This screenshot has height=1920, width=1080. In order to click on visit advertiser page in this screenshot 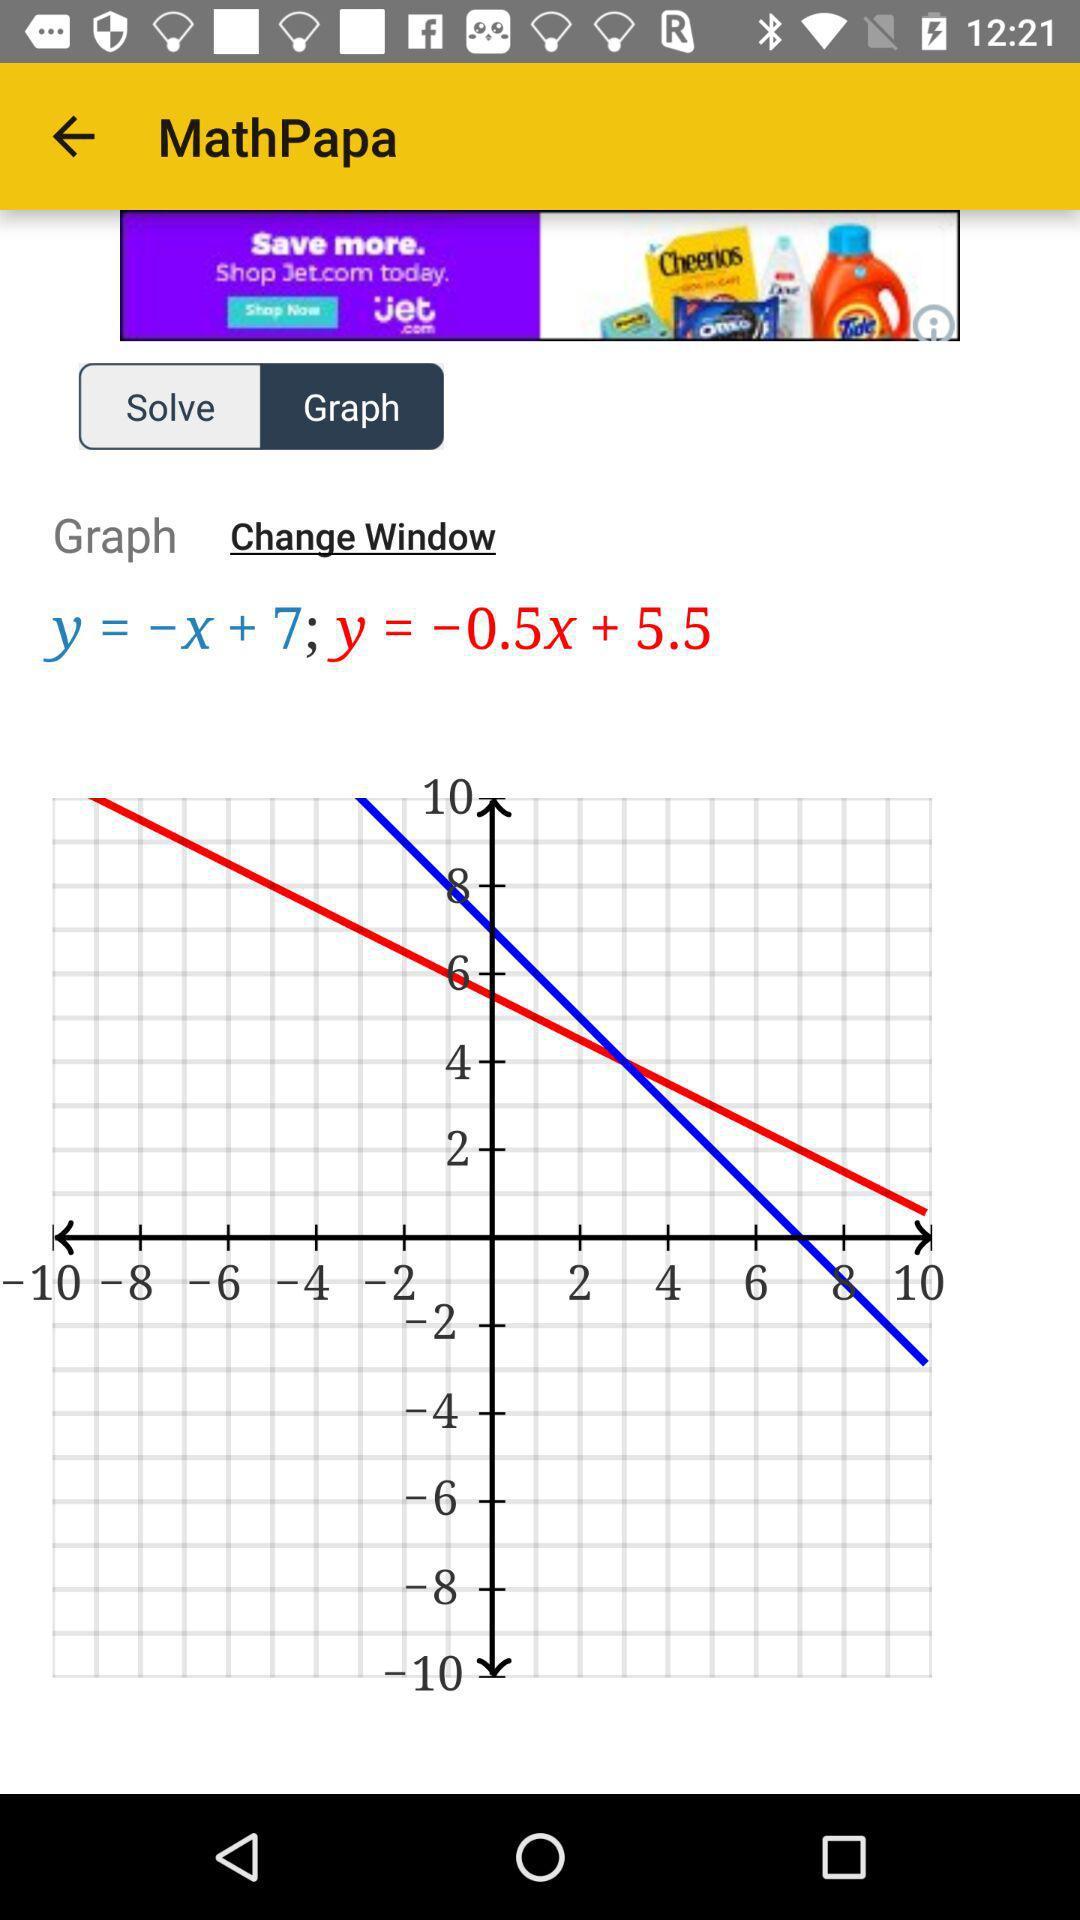, I will do `click(540, 274)`.